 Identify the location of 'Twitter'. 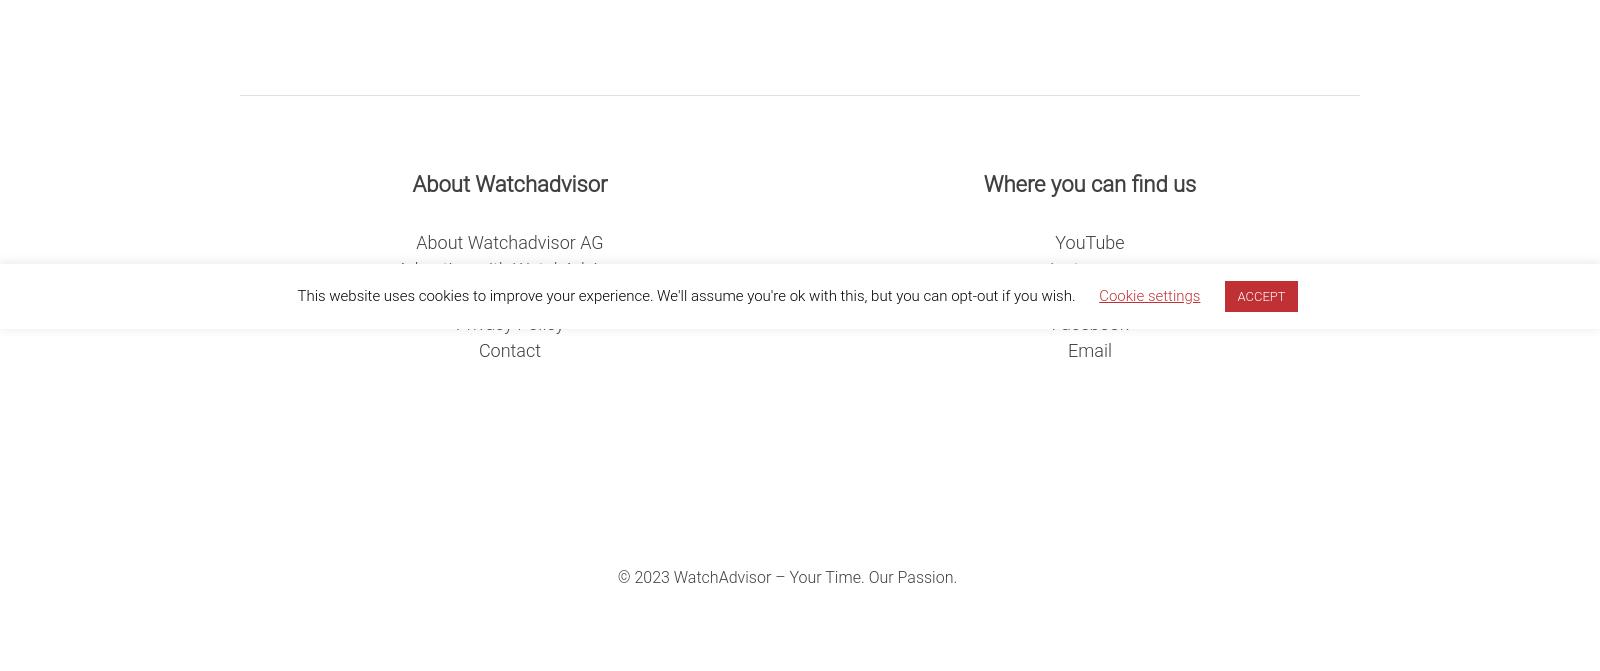
(1089, 295).